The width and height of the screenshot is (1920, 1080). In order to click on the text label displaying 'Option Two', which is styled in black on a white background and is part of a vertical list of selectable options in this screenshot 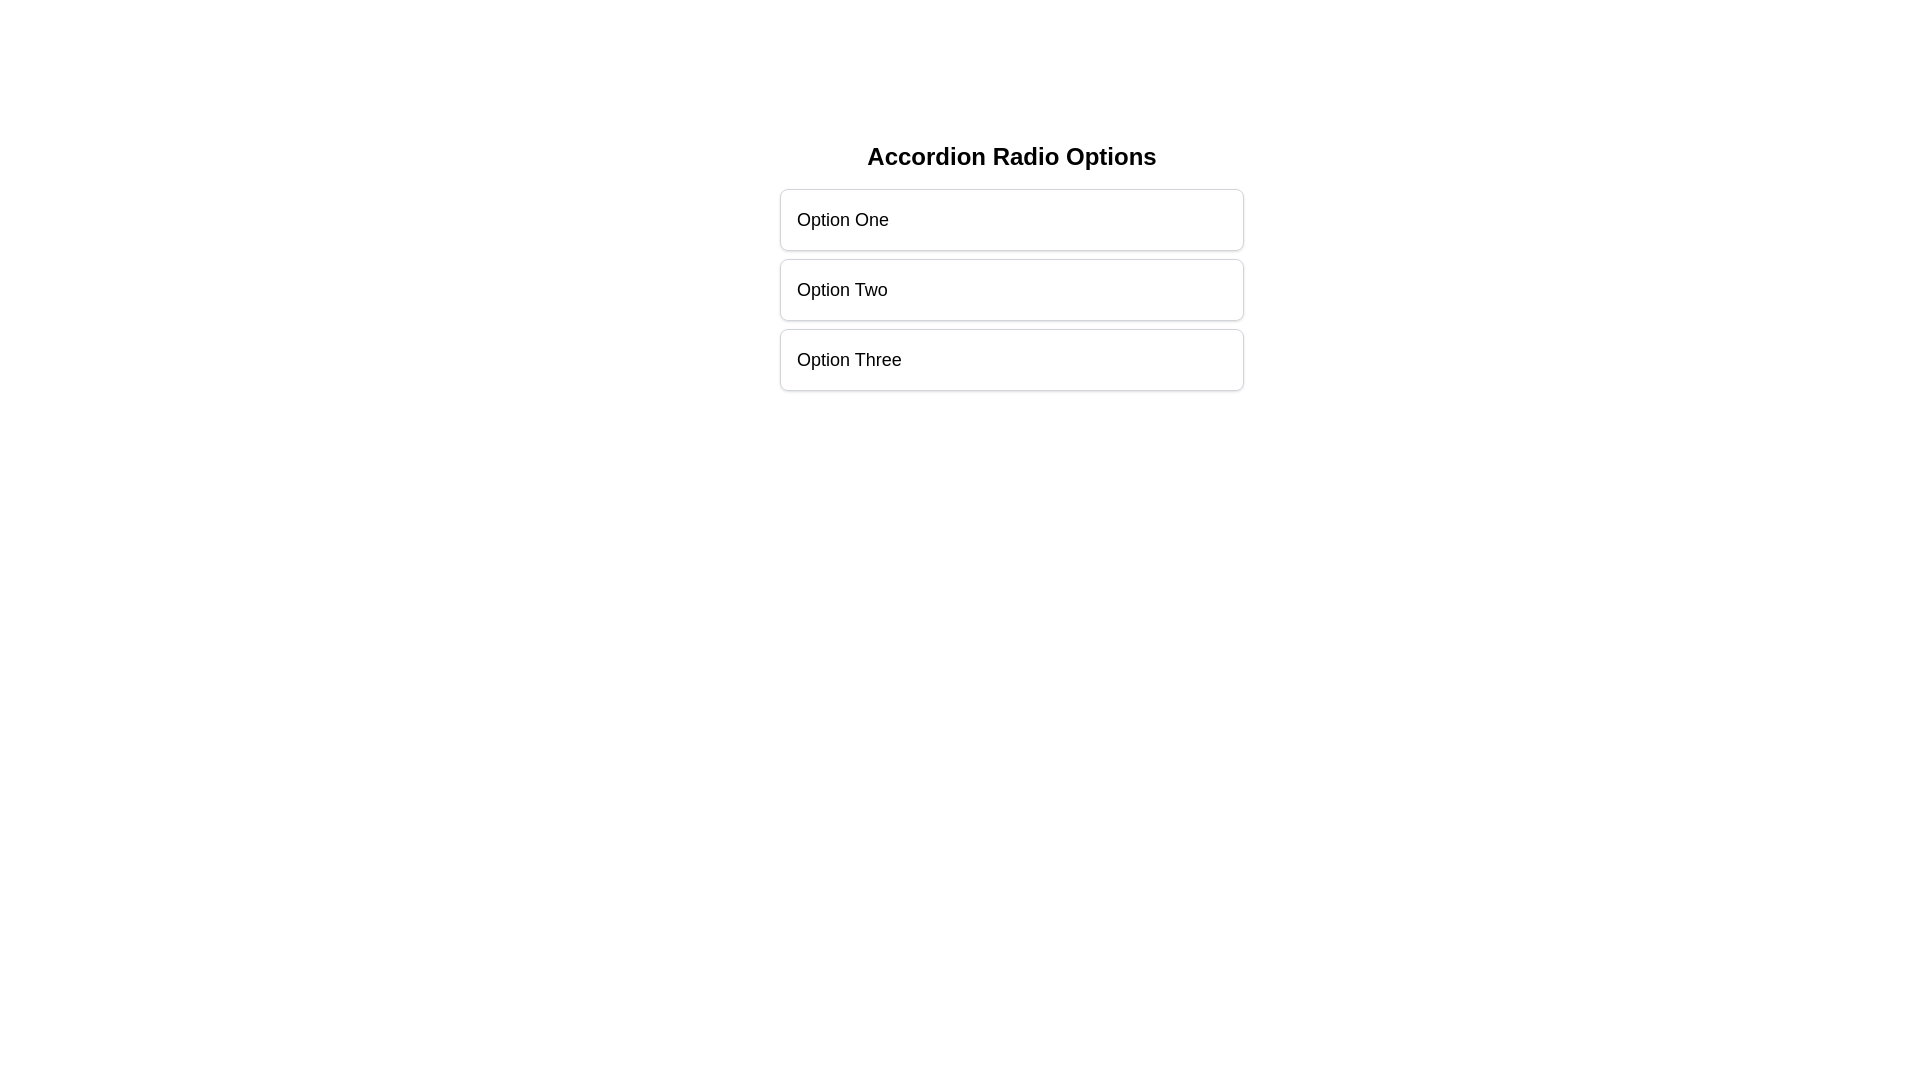, I will do `click(842, 289)`.